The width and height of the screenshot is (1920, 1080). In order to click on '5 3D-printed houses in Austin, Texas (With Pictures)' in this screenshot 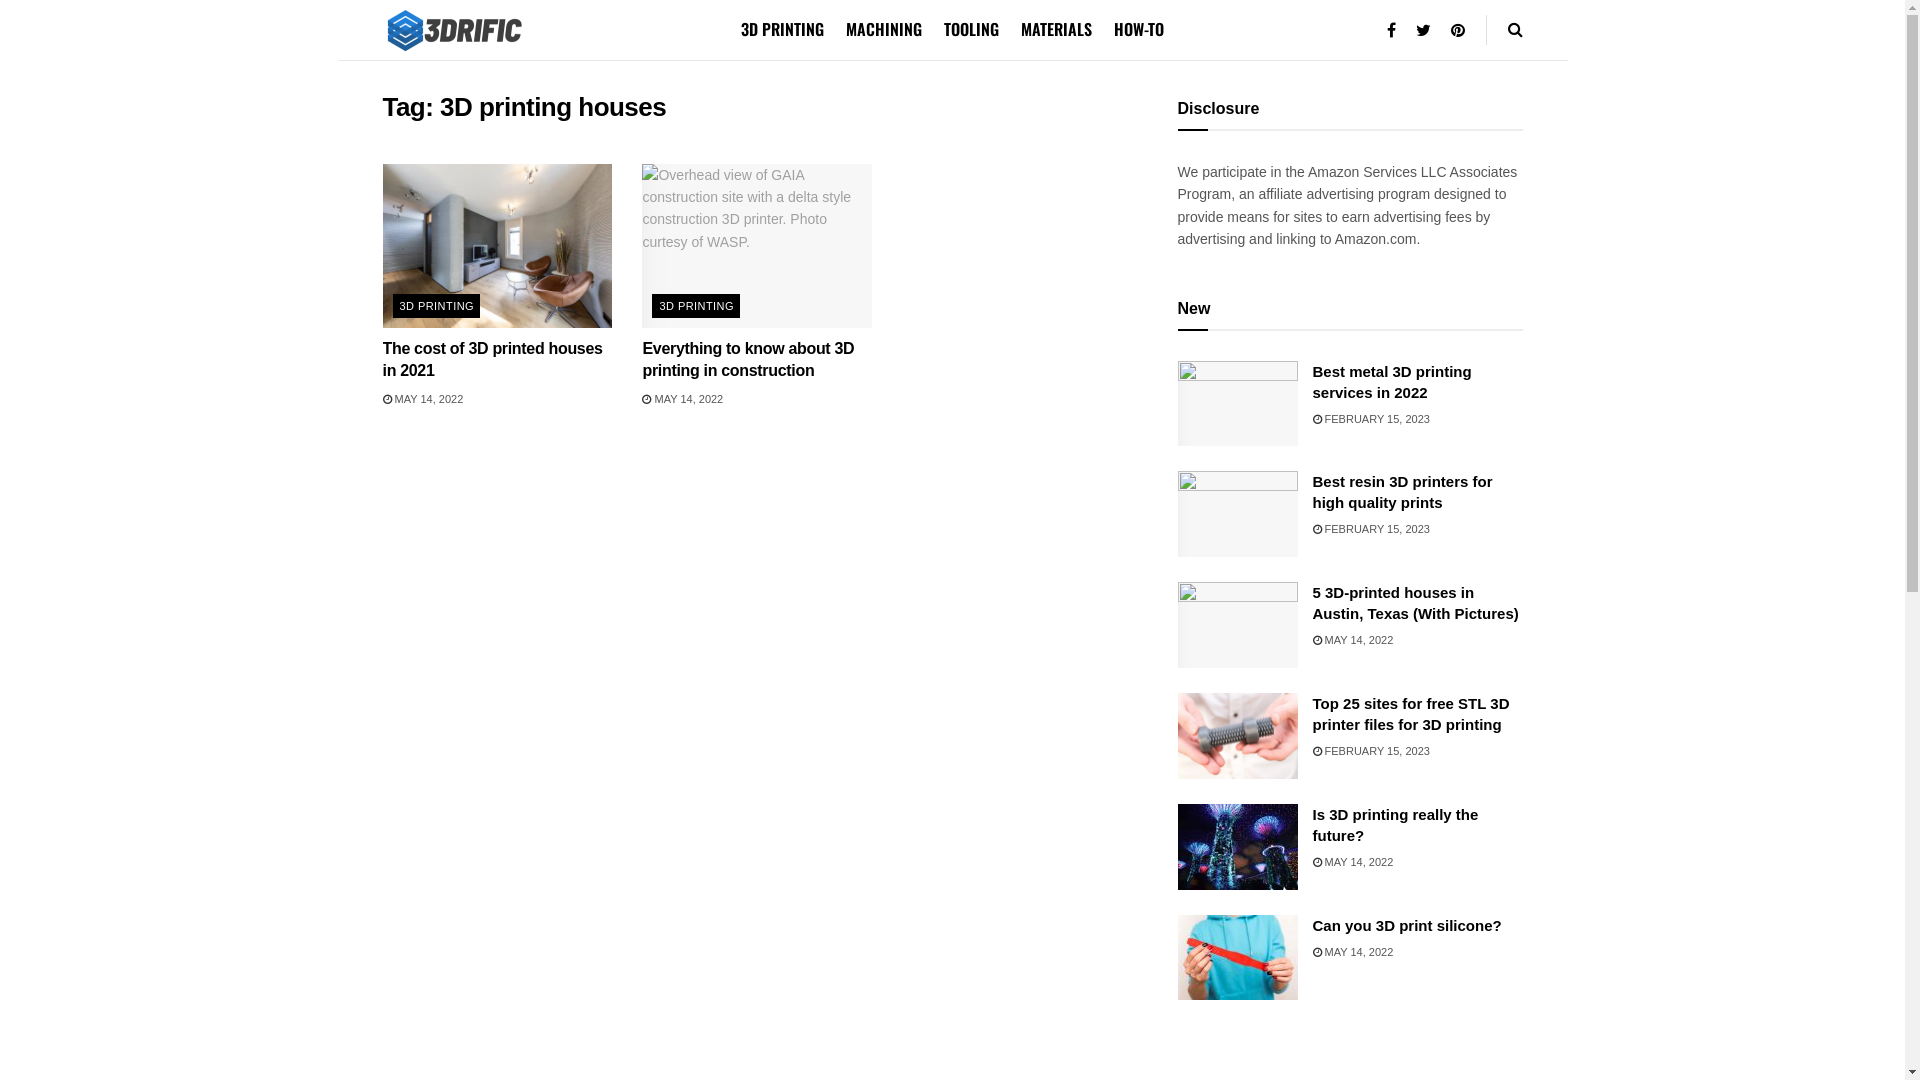, I will do `click(1414, 601)`.